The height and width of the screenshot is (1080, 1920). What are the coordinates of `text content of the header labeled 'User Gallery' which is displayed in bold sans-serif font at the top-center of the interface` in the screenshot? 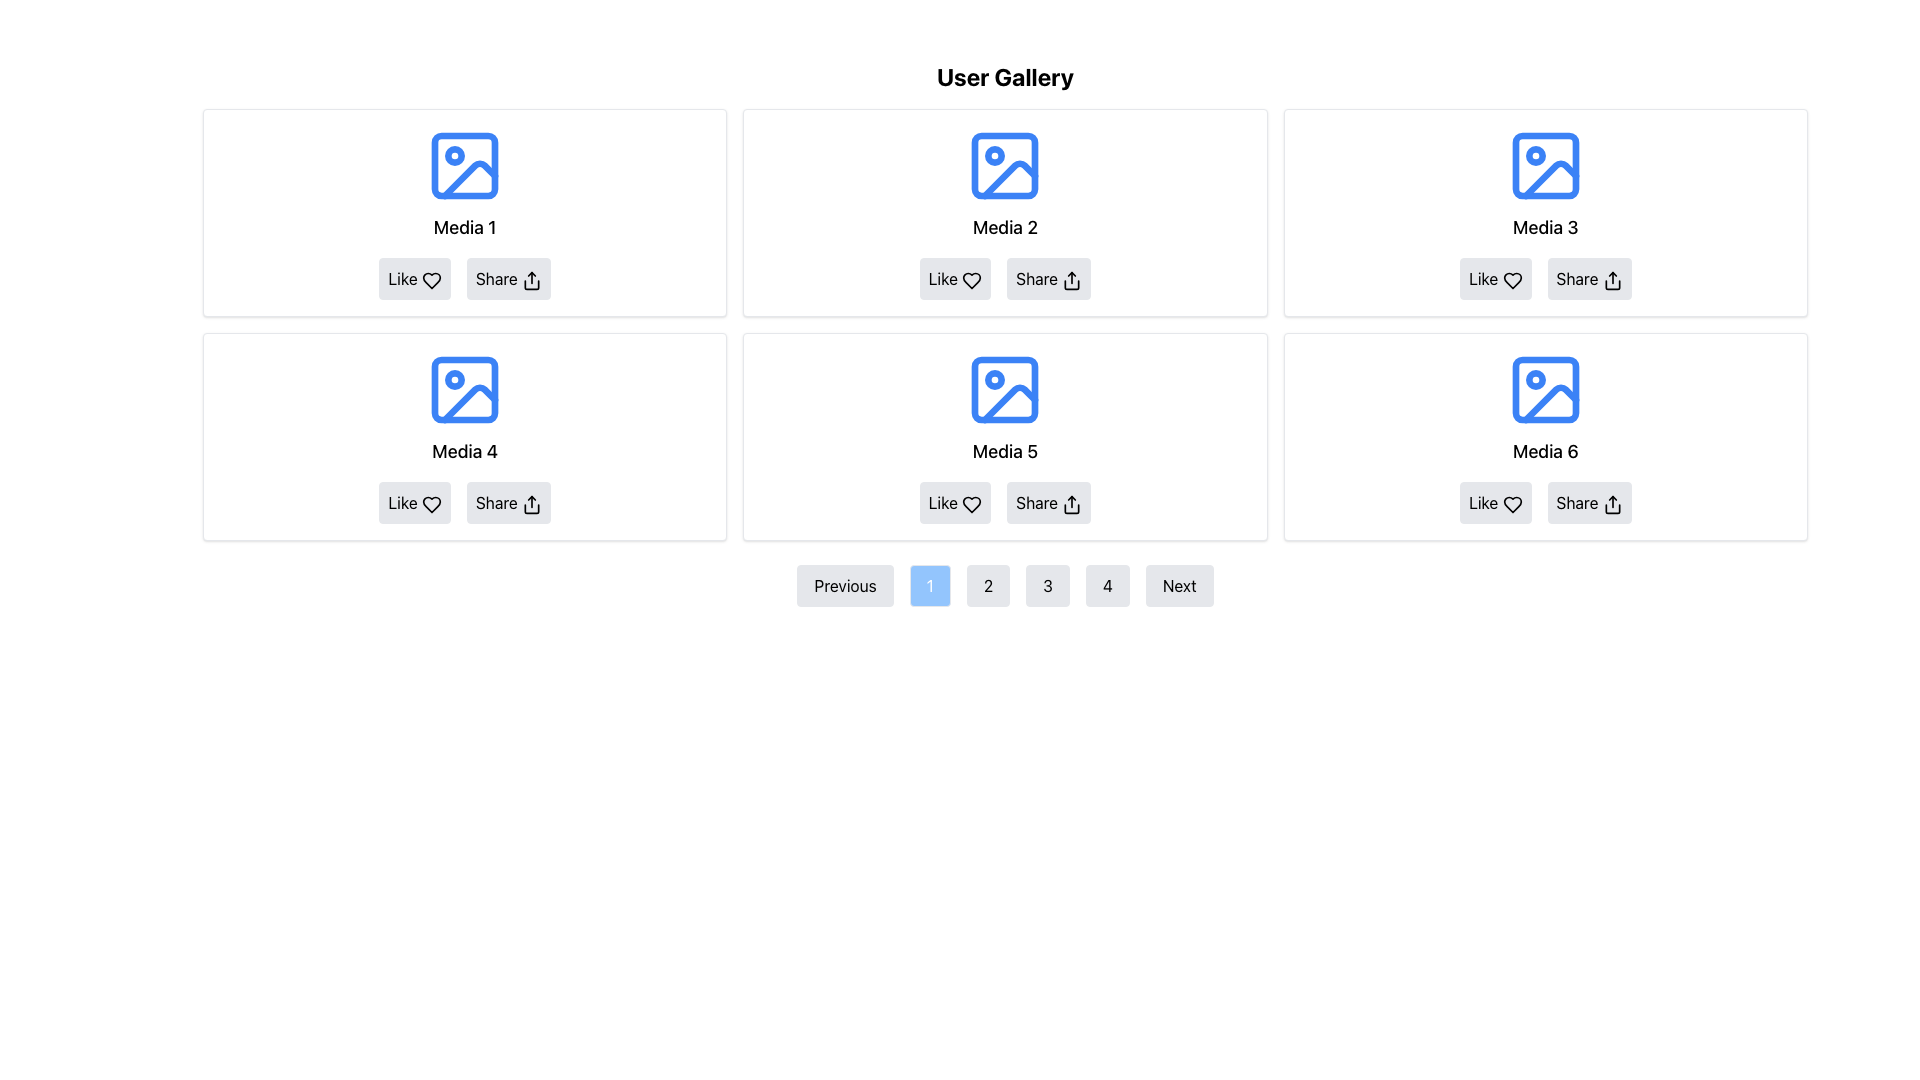 It's located at (1005, 76).